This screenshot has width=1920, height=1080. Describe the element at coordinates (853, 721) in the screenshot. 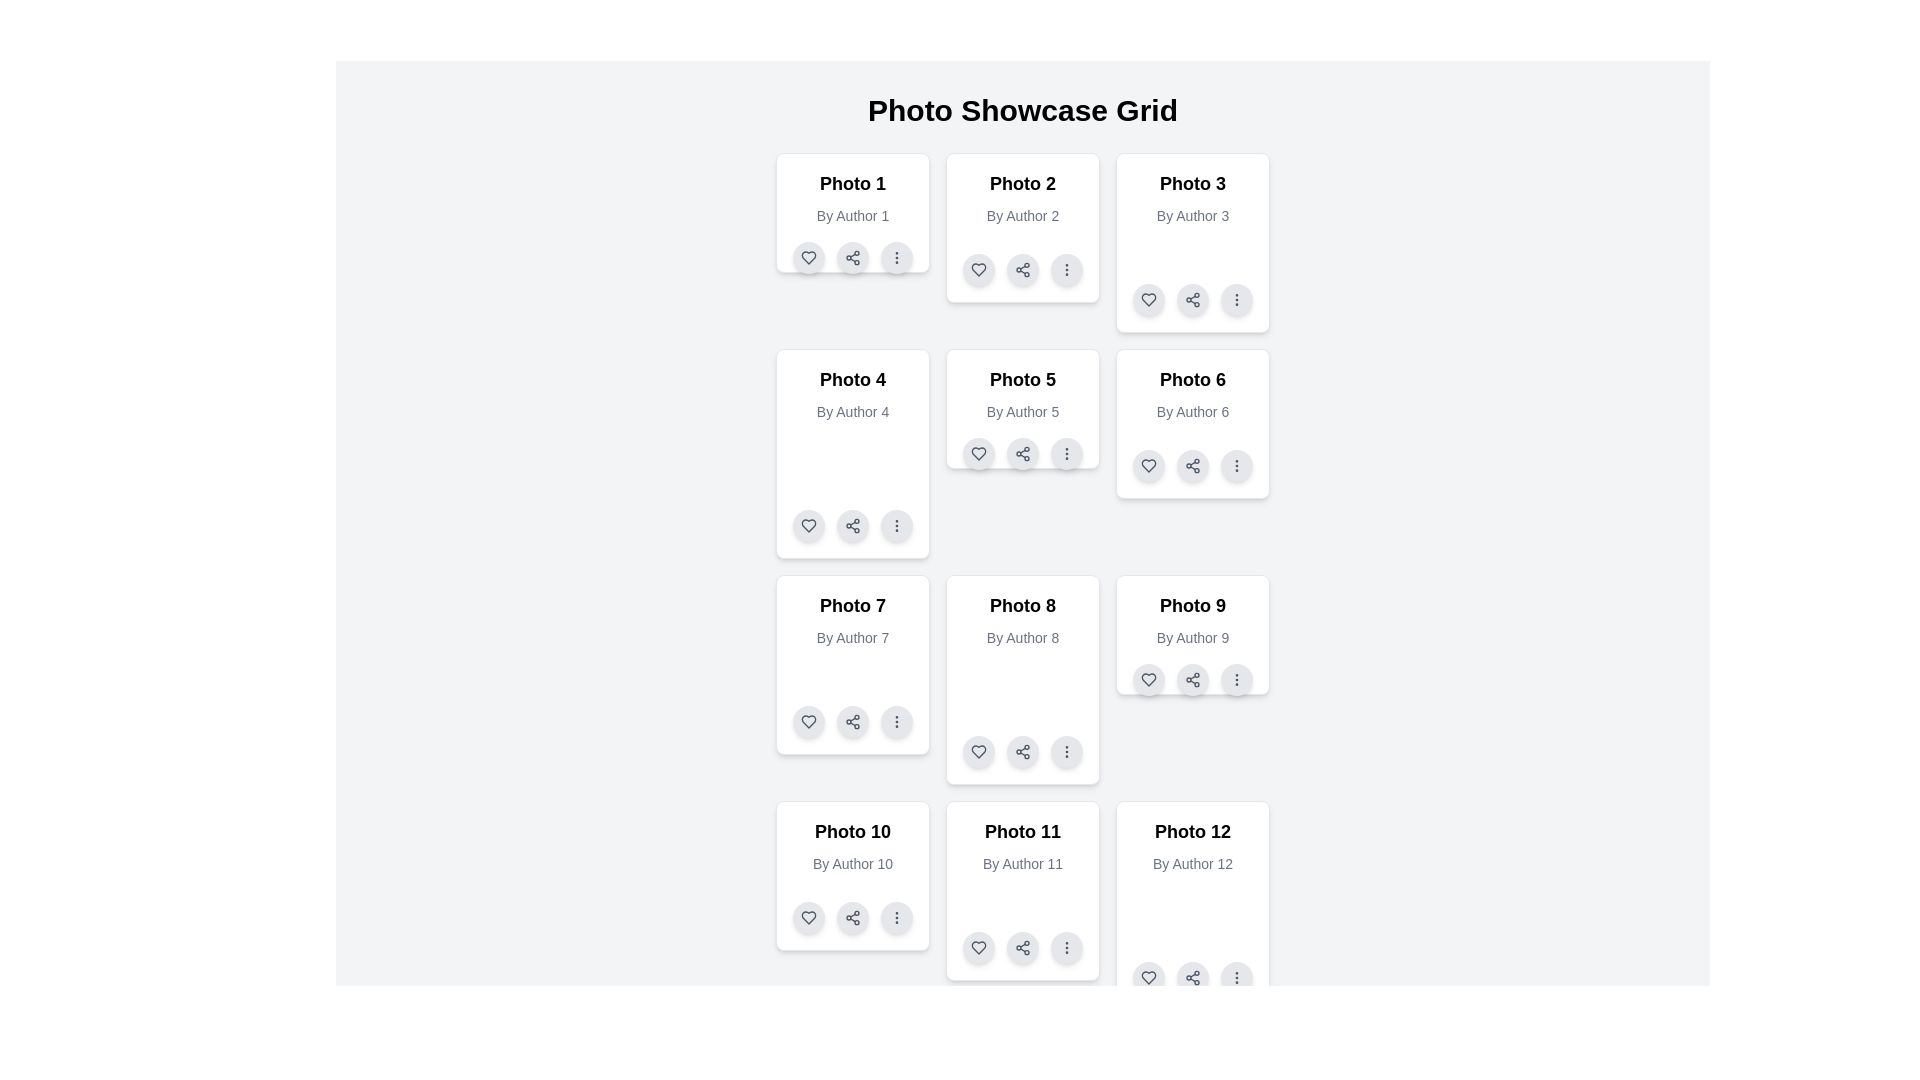

I see `the action bar buttons (heart, share, ellipsis) in the bottom-right corner of the 'Photo 7' card` at that location.